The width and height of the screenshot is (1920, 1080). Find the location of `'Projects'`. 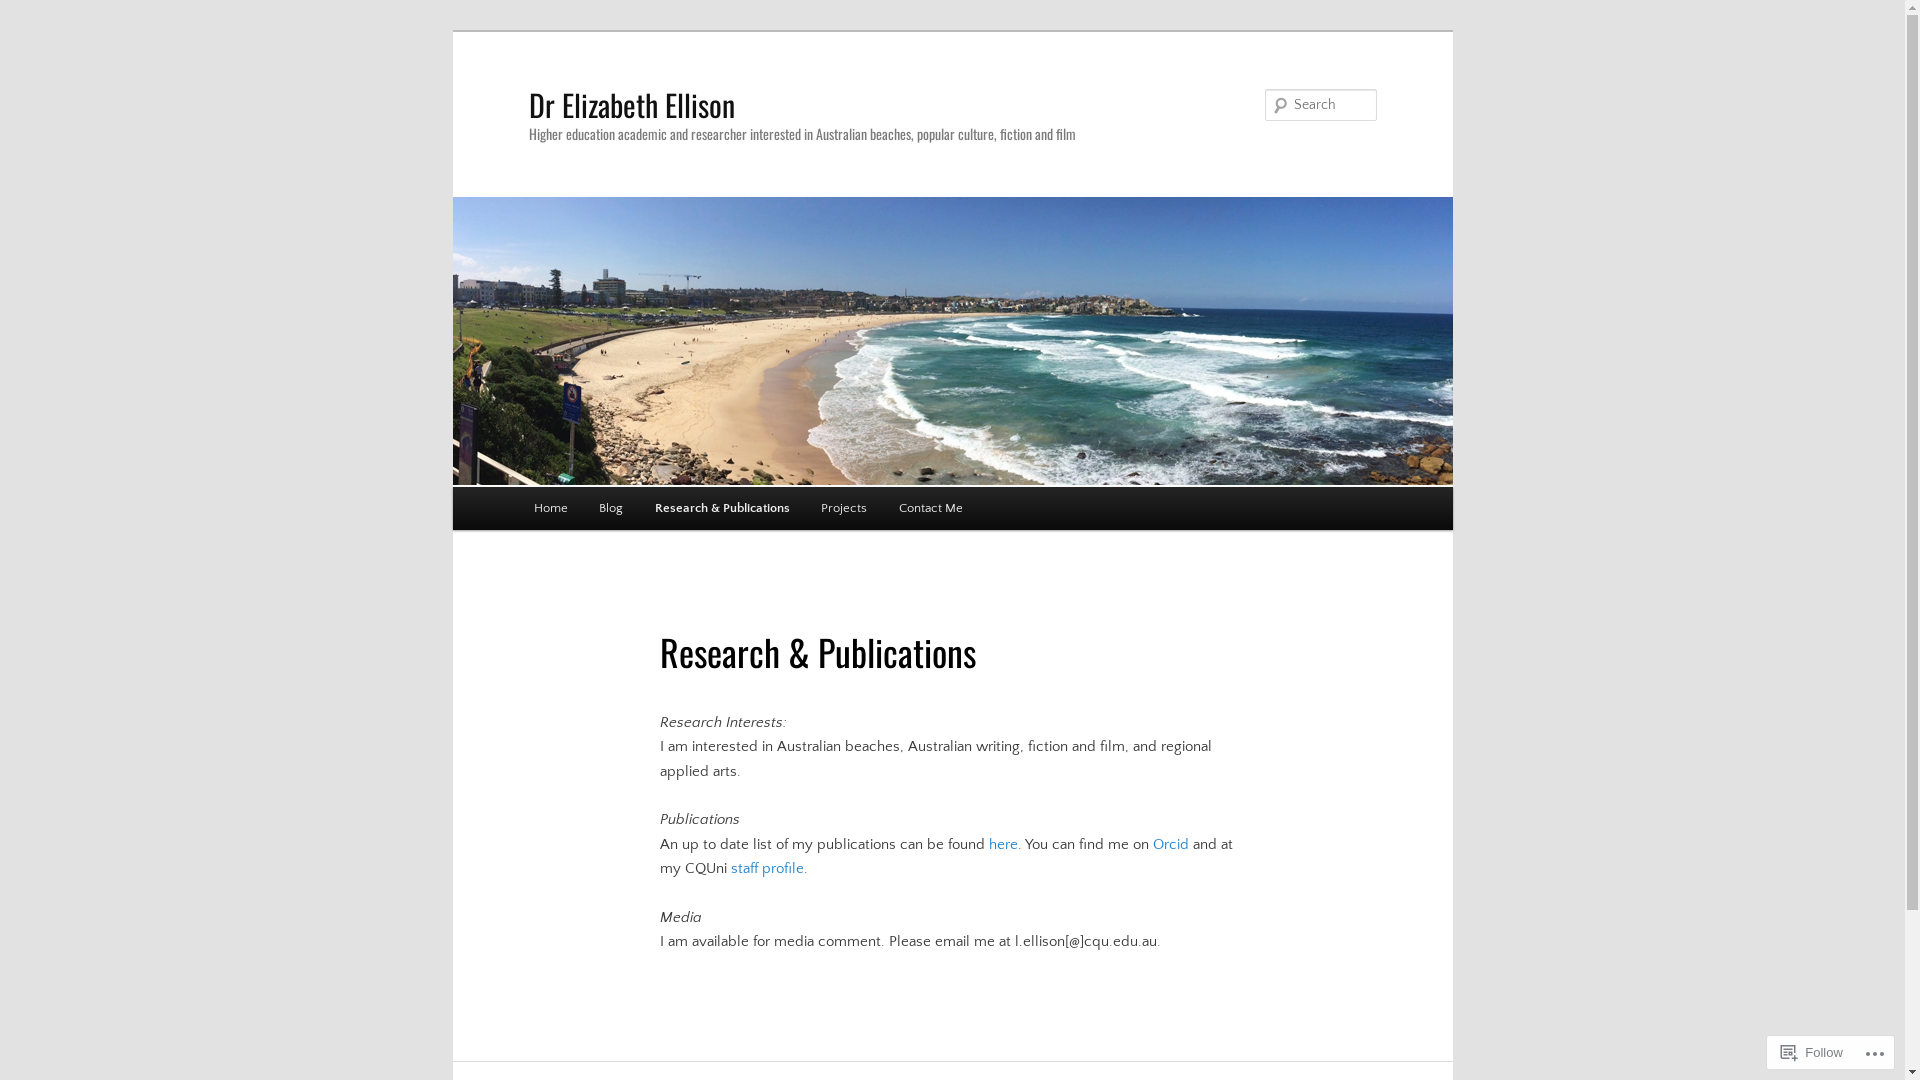

'Projects' is located at coordinates (844, 507).